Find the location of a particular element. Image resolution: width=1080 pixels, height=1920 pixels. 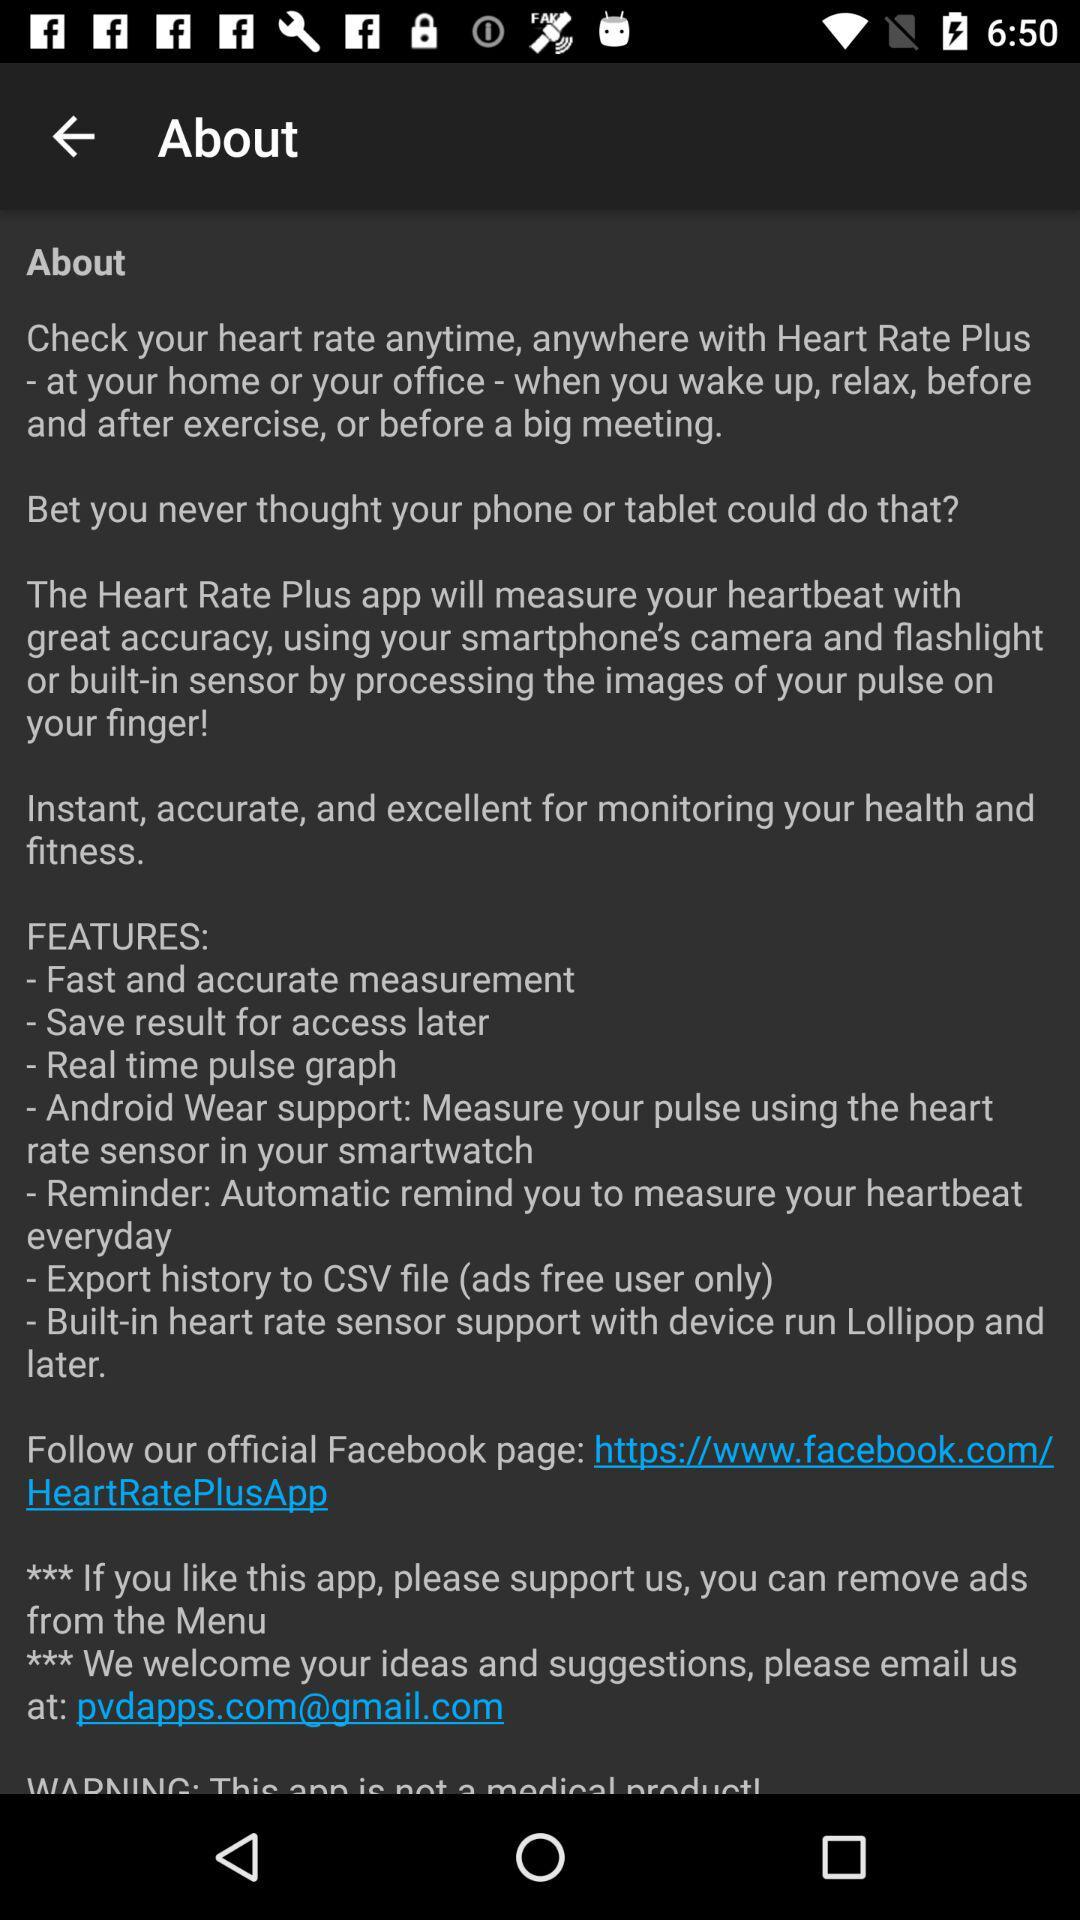

item below the about item is located at coordinates (540, 1039).